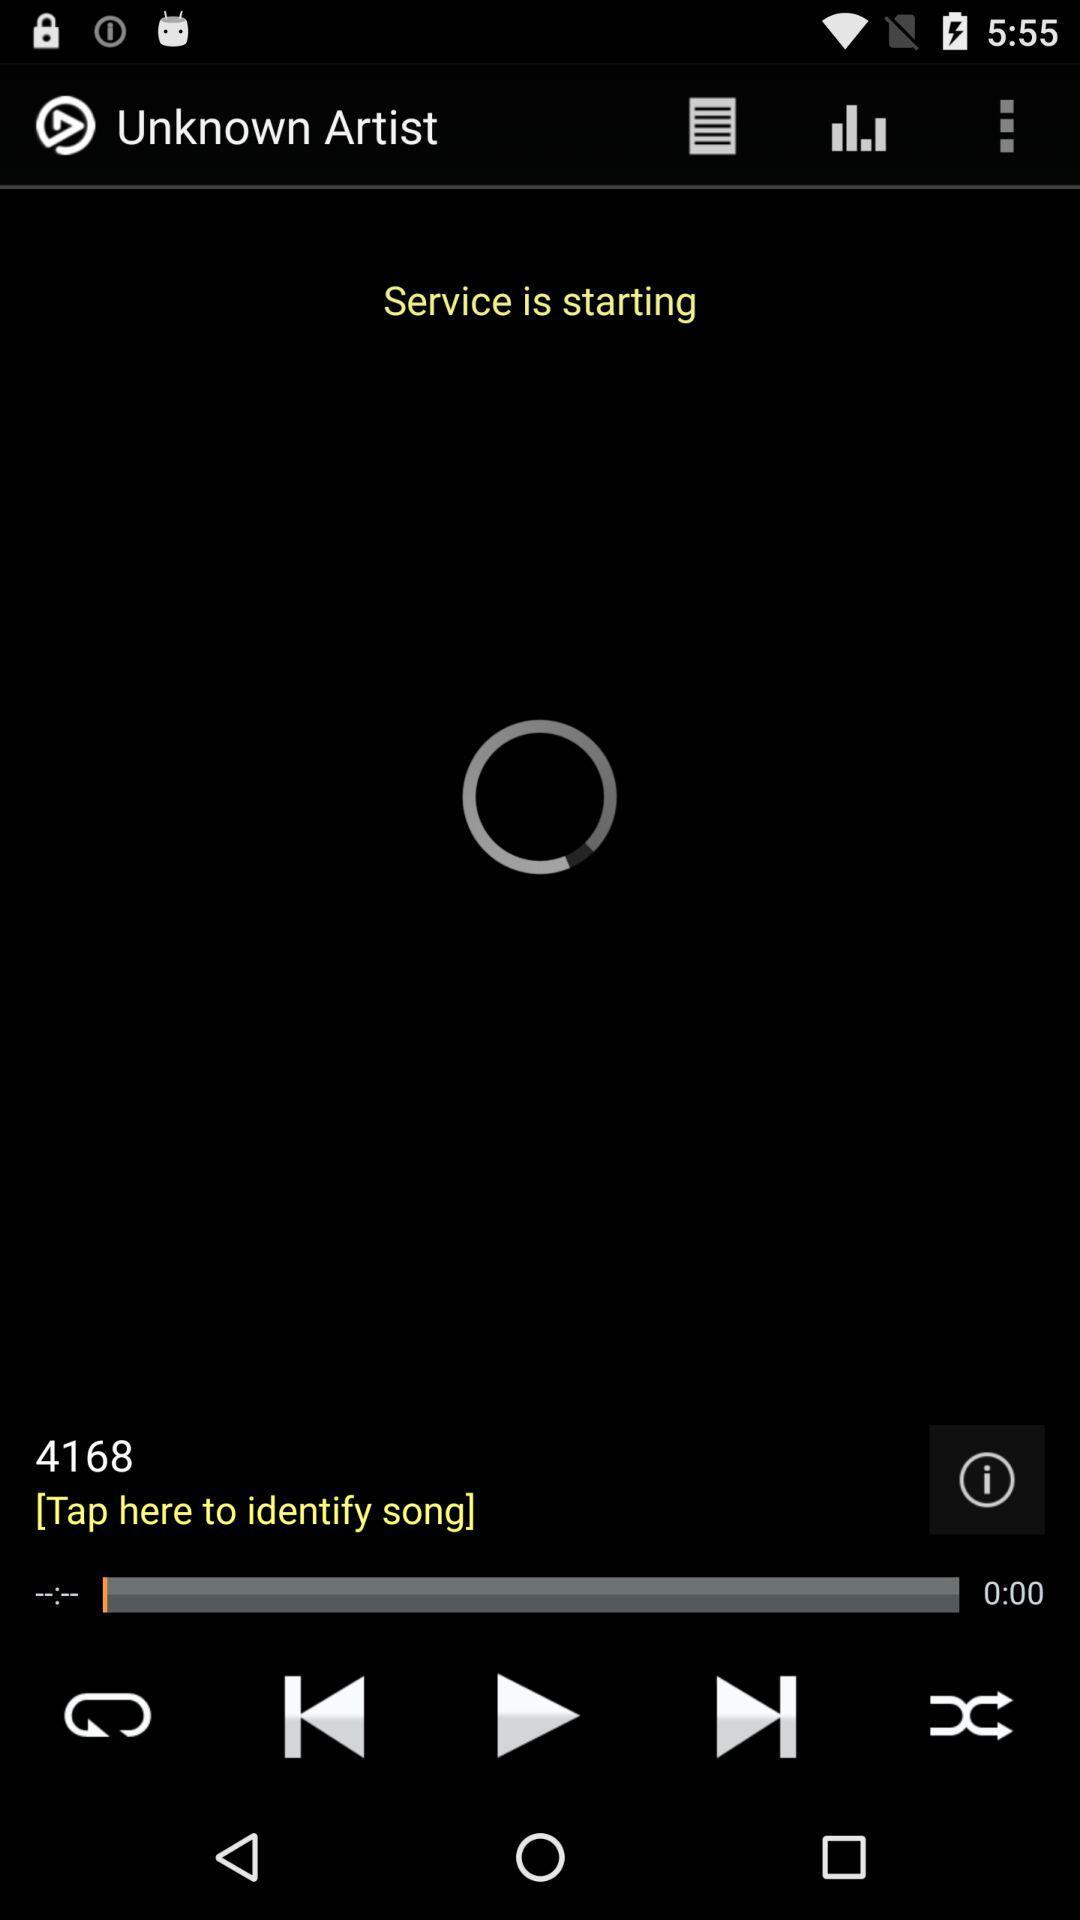 The image size is (1080, 1920). I want to click on info option, so click(986, 1479).